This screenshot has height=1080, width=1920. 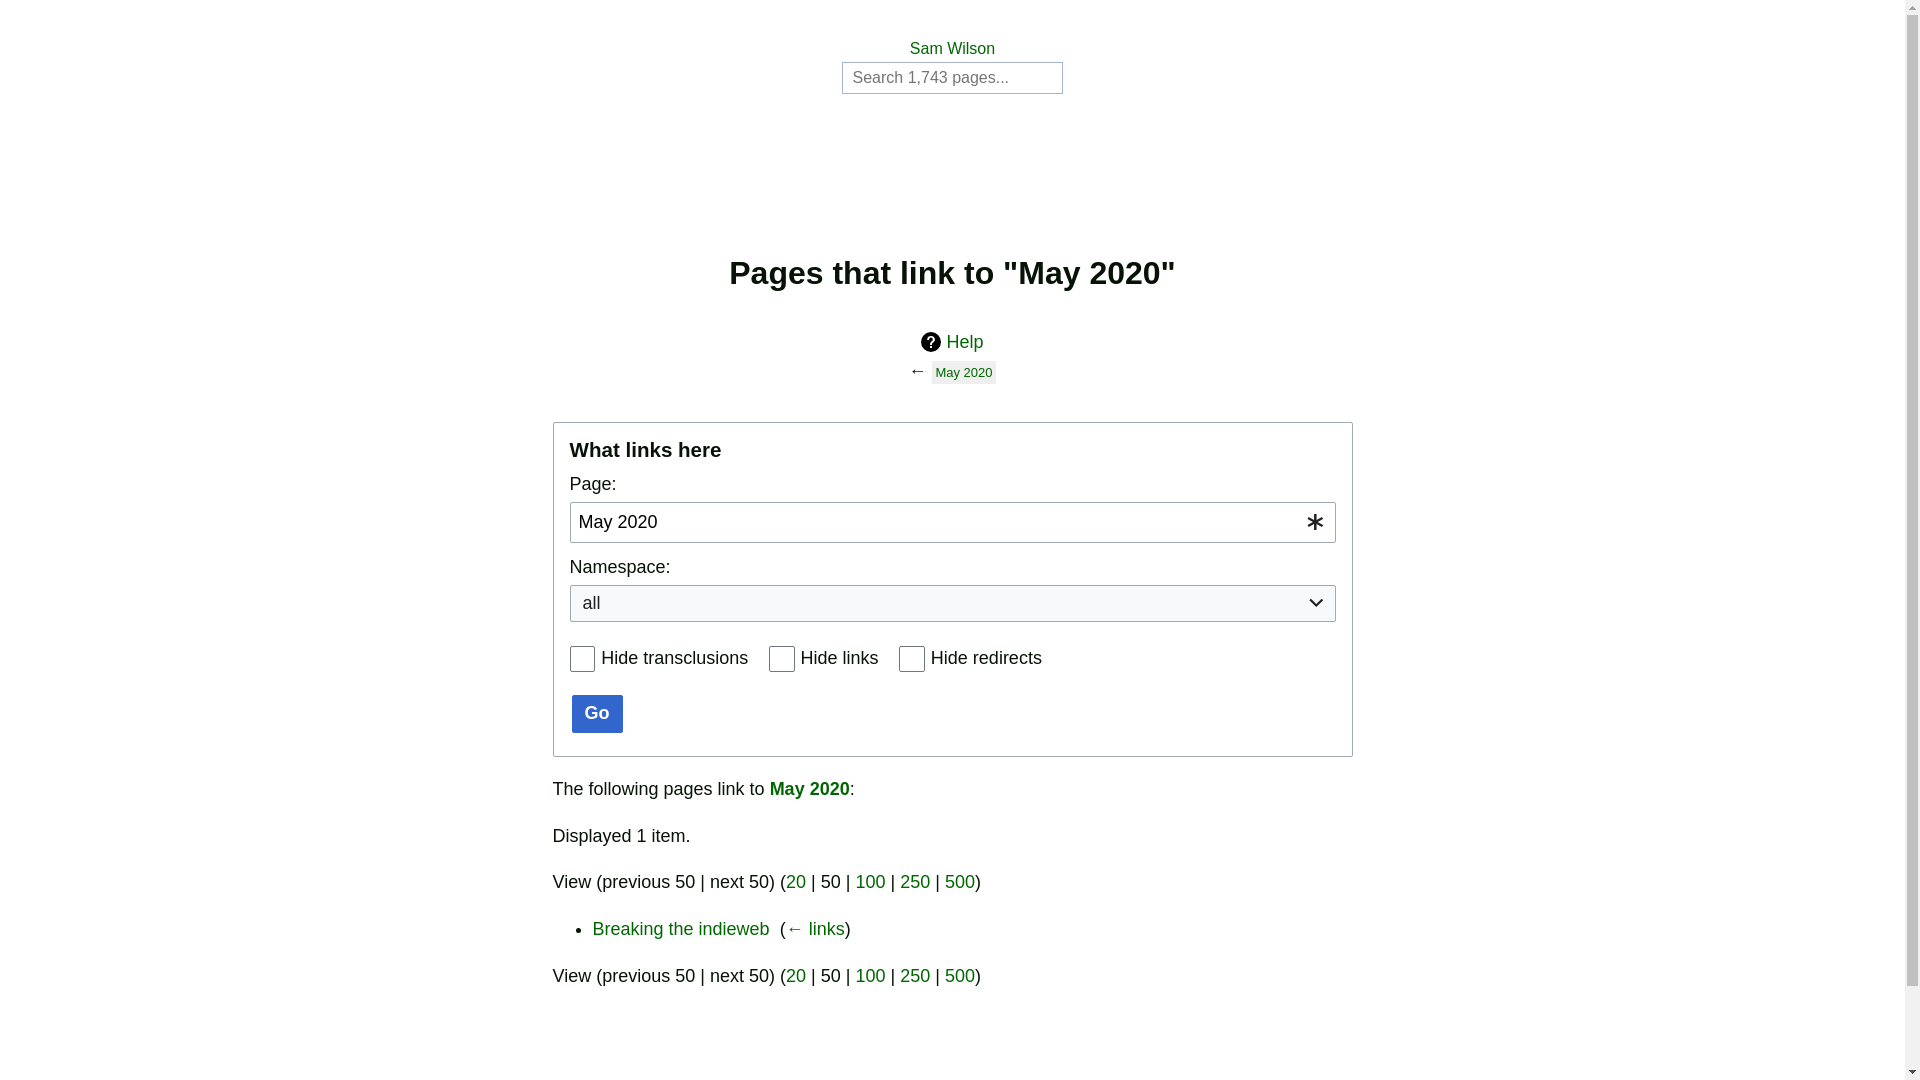 I want to click on 'Go', so click(x=596, y=712).